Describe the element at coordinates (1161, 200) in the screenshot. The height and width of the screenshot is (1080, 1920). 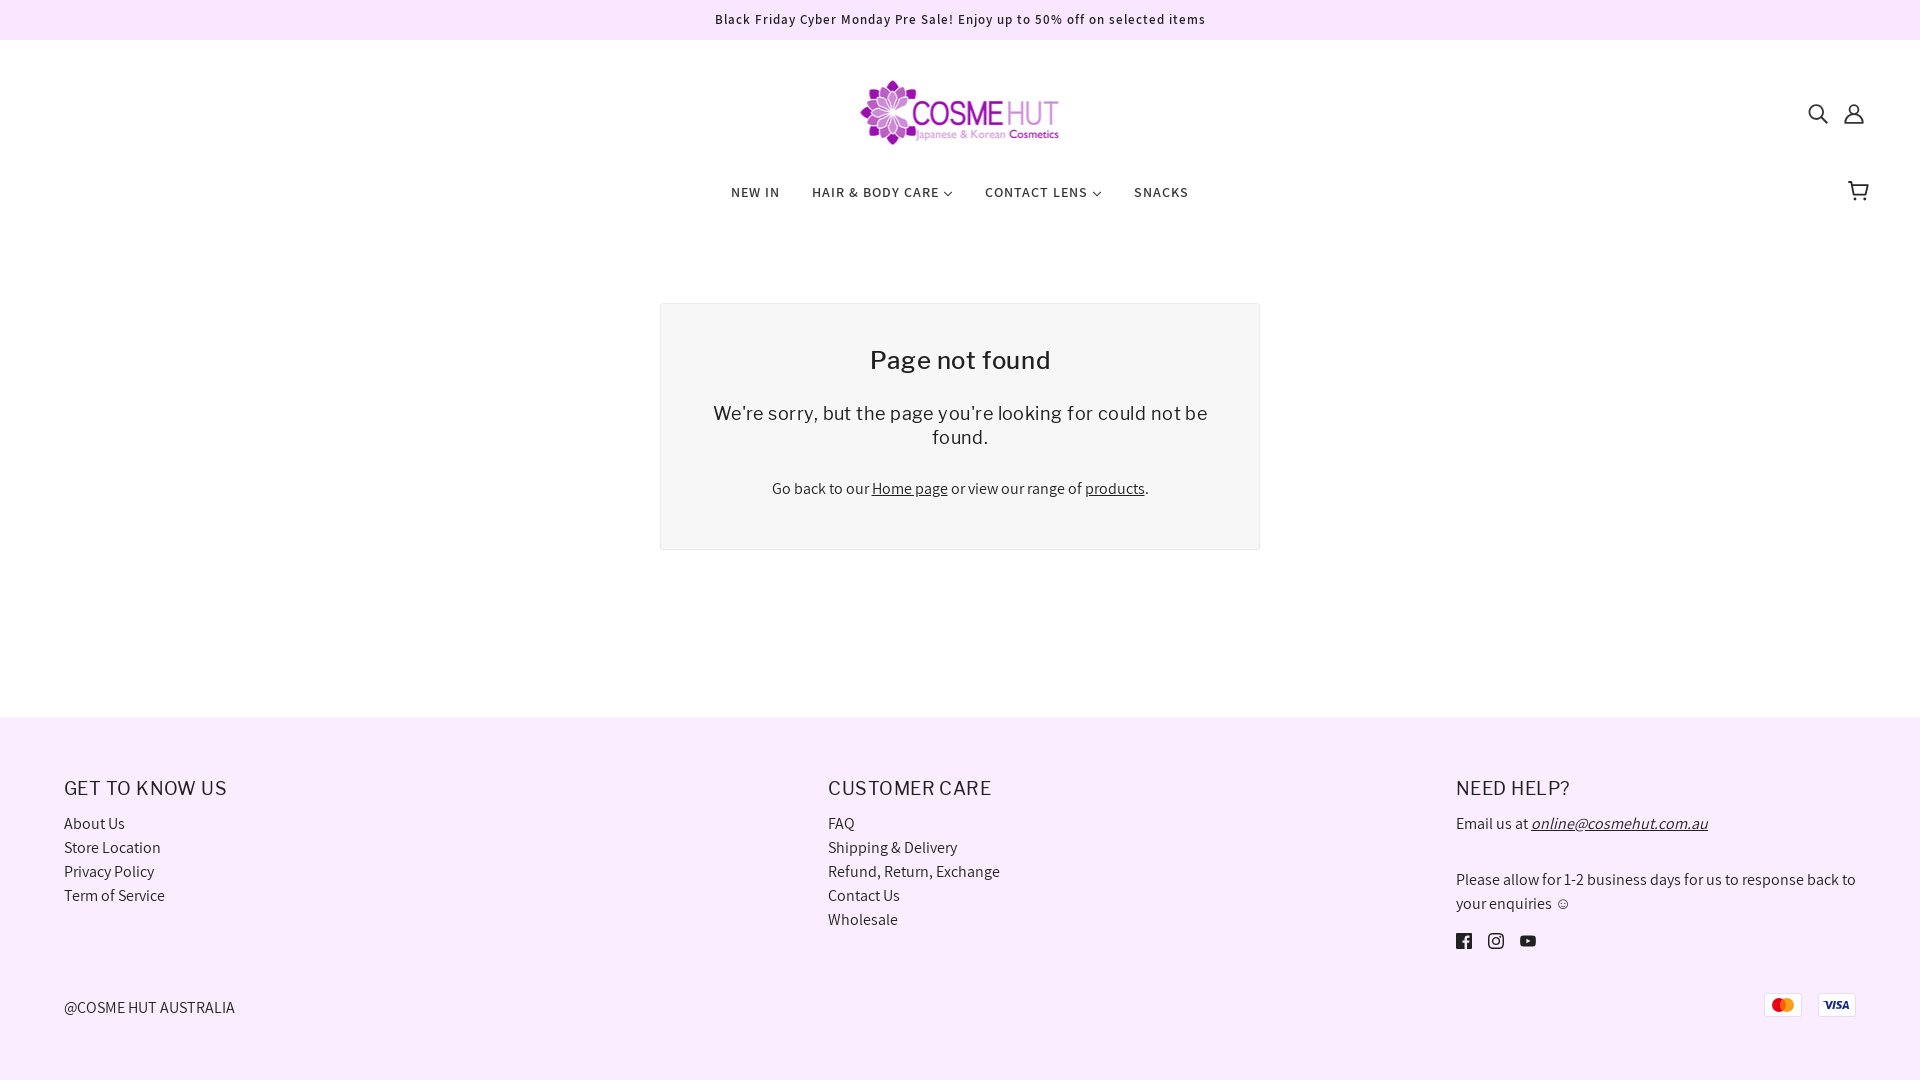
I see `'SNACKS'` at that location.